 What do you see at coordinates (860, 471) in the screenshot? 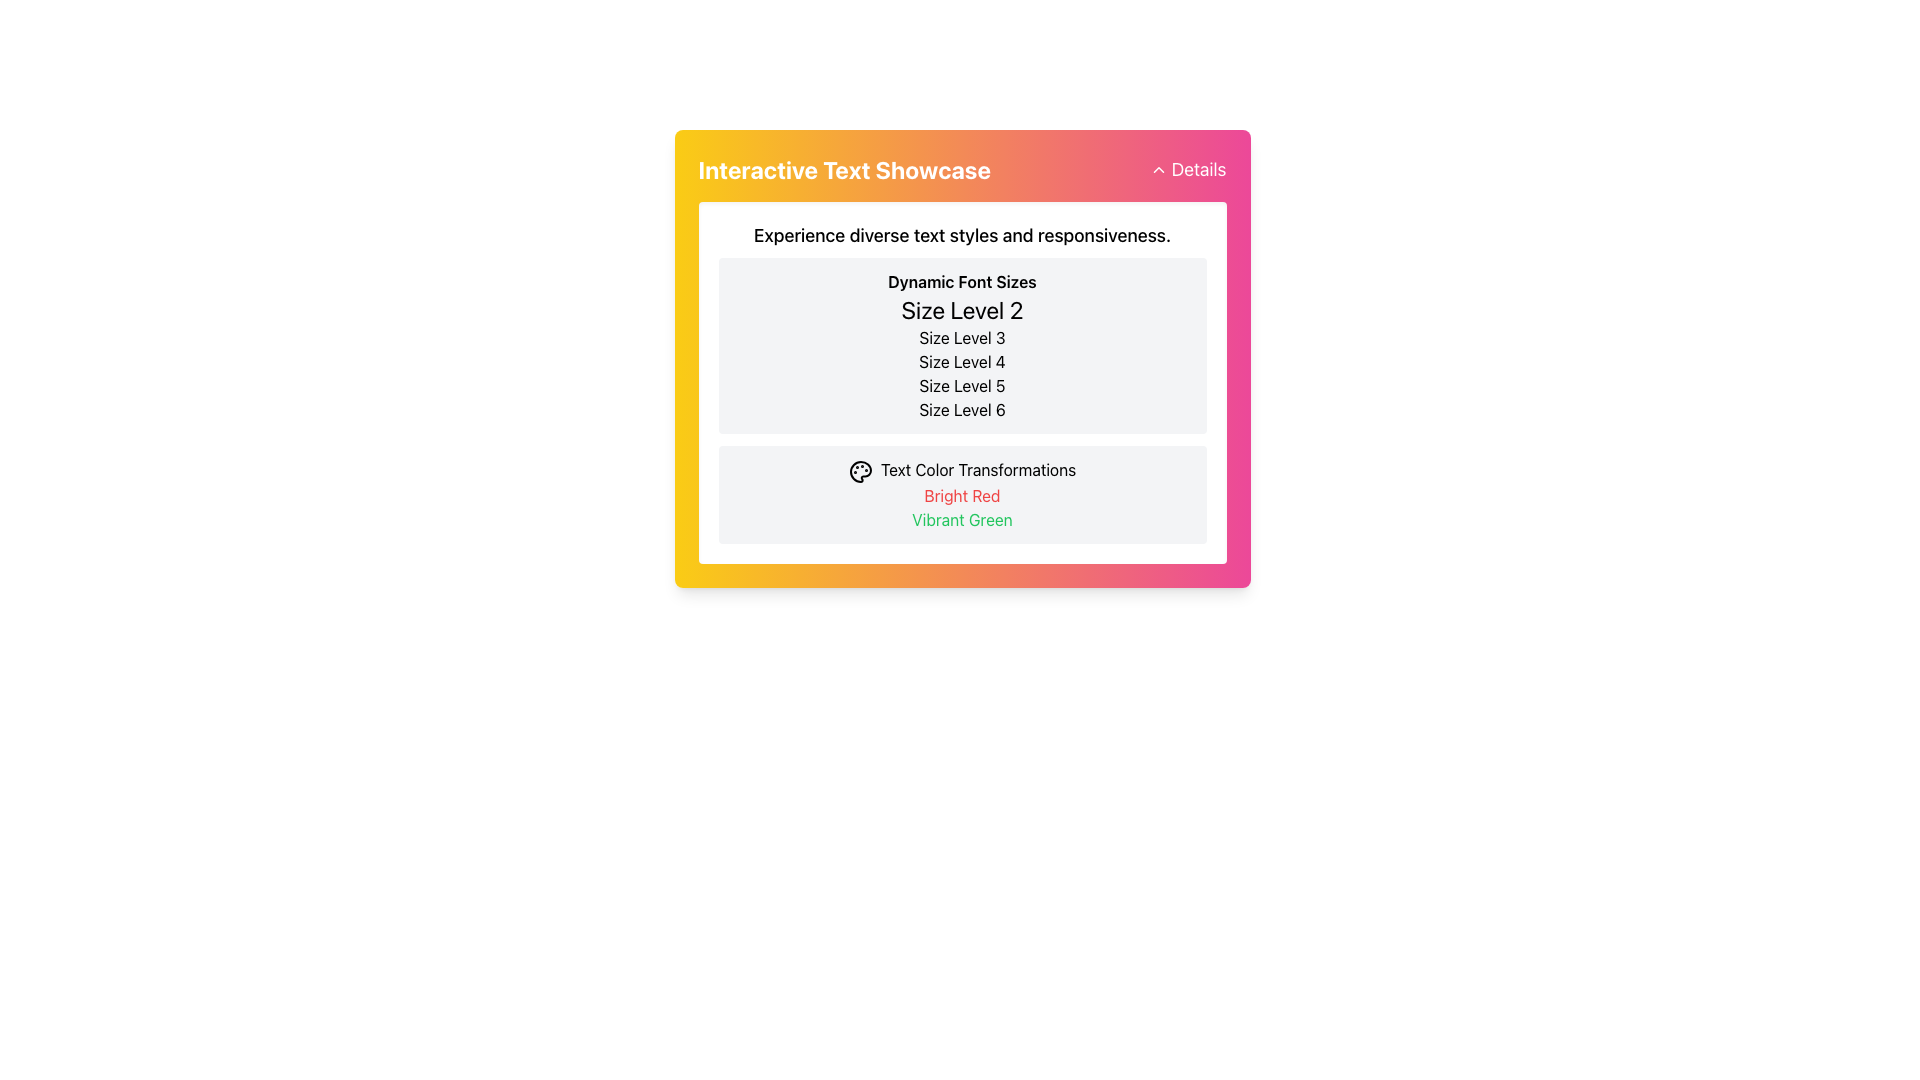
I see `the painter's palette icon, which is styled with a line-art design and positioned to the left of the text 'Text Color Transformations'` at bounding box center [860, 471].